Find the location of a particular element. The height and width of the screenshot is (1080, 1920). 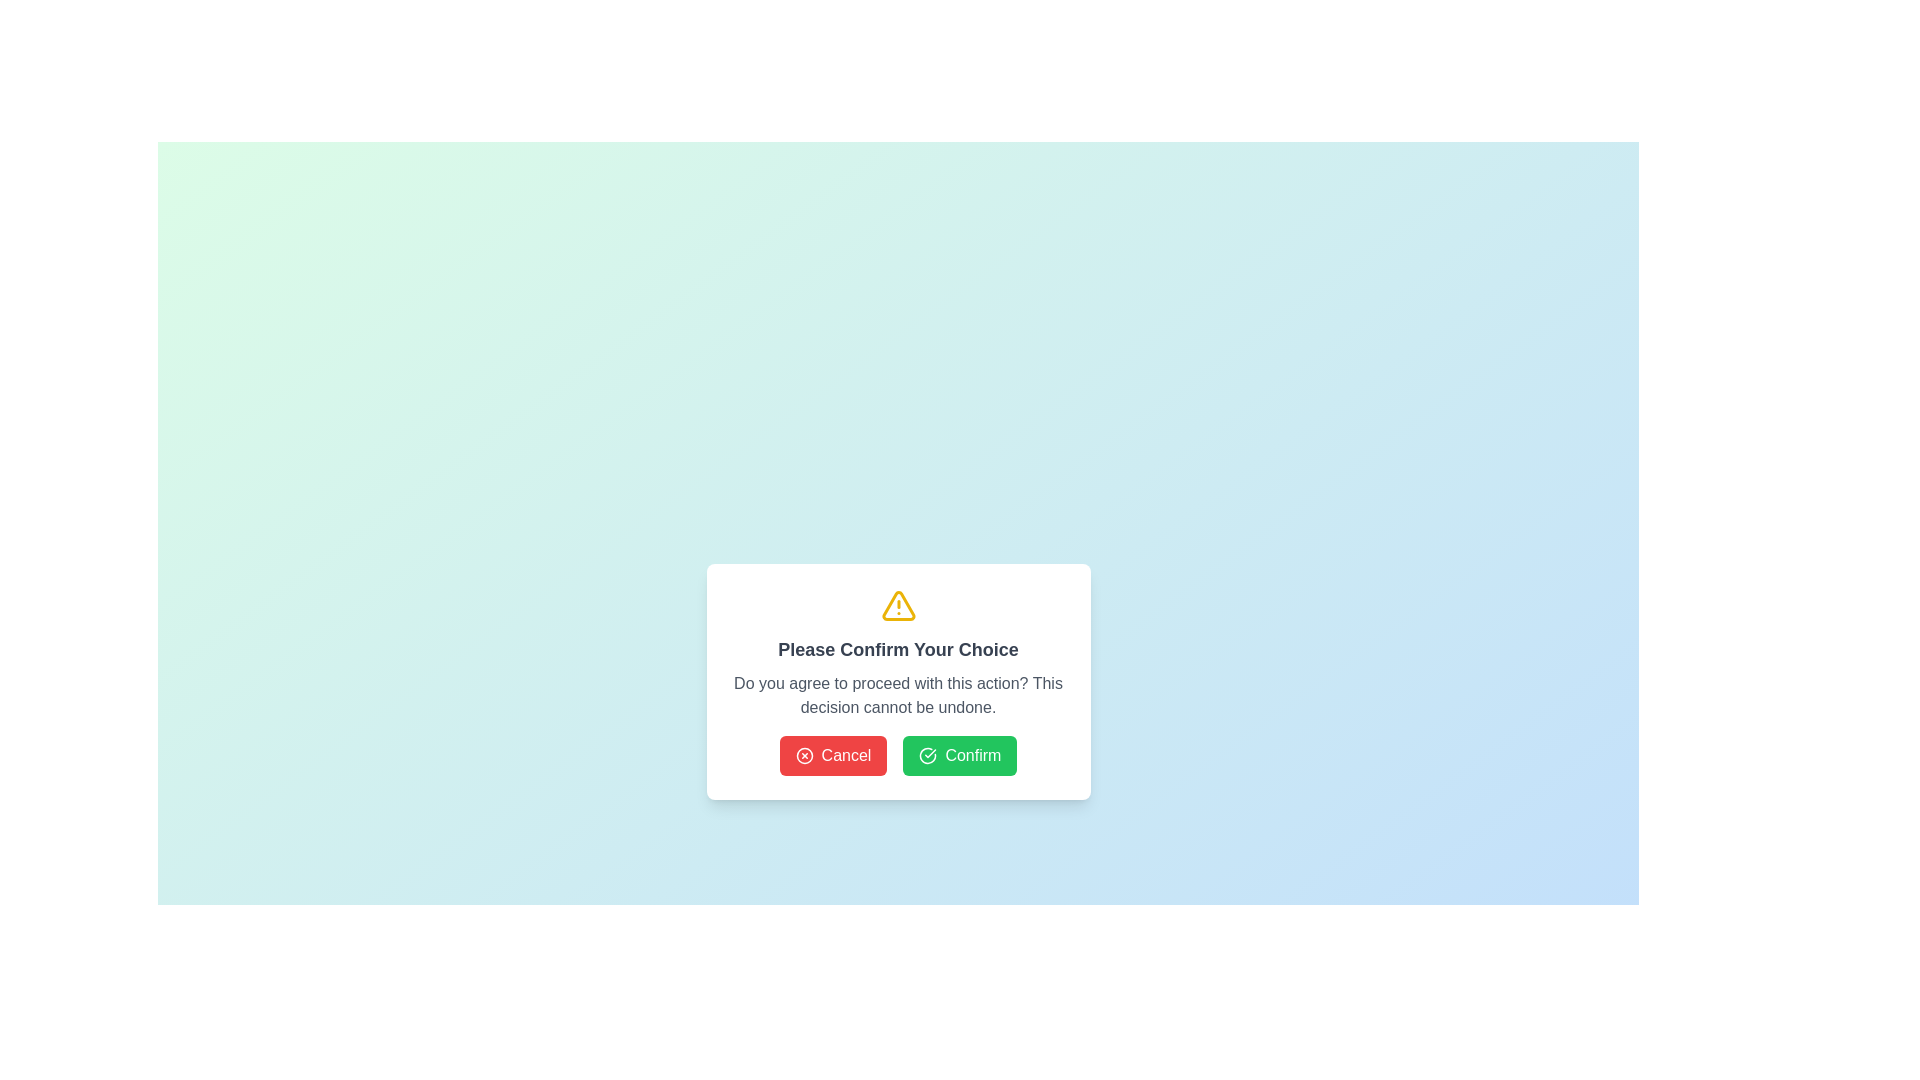

the triangular warning icon, which is yellow with a black outline and located at the top center of the modal dialog titled 'Please Confirm Your Choice' is located at coordinates (897, 604).